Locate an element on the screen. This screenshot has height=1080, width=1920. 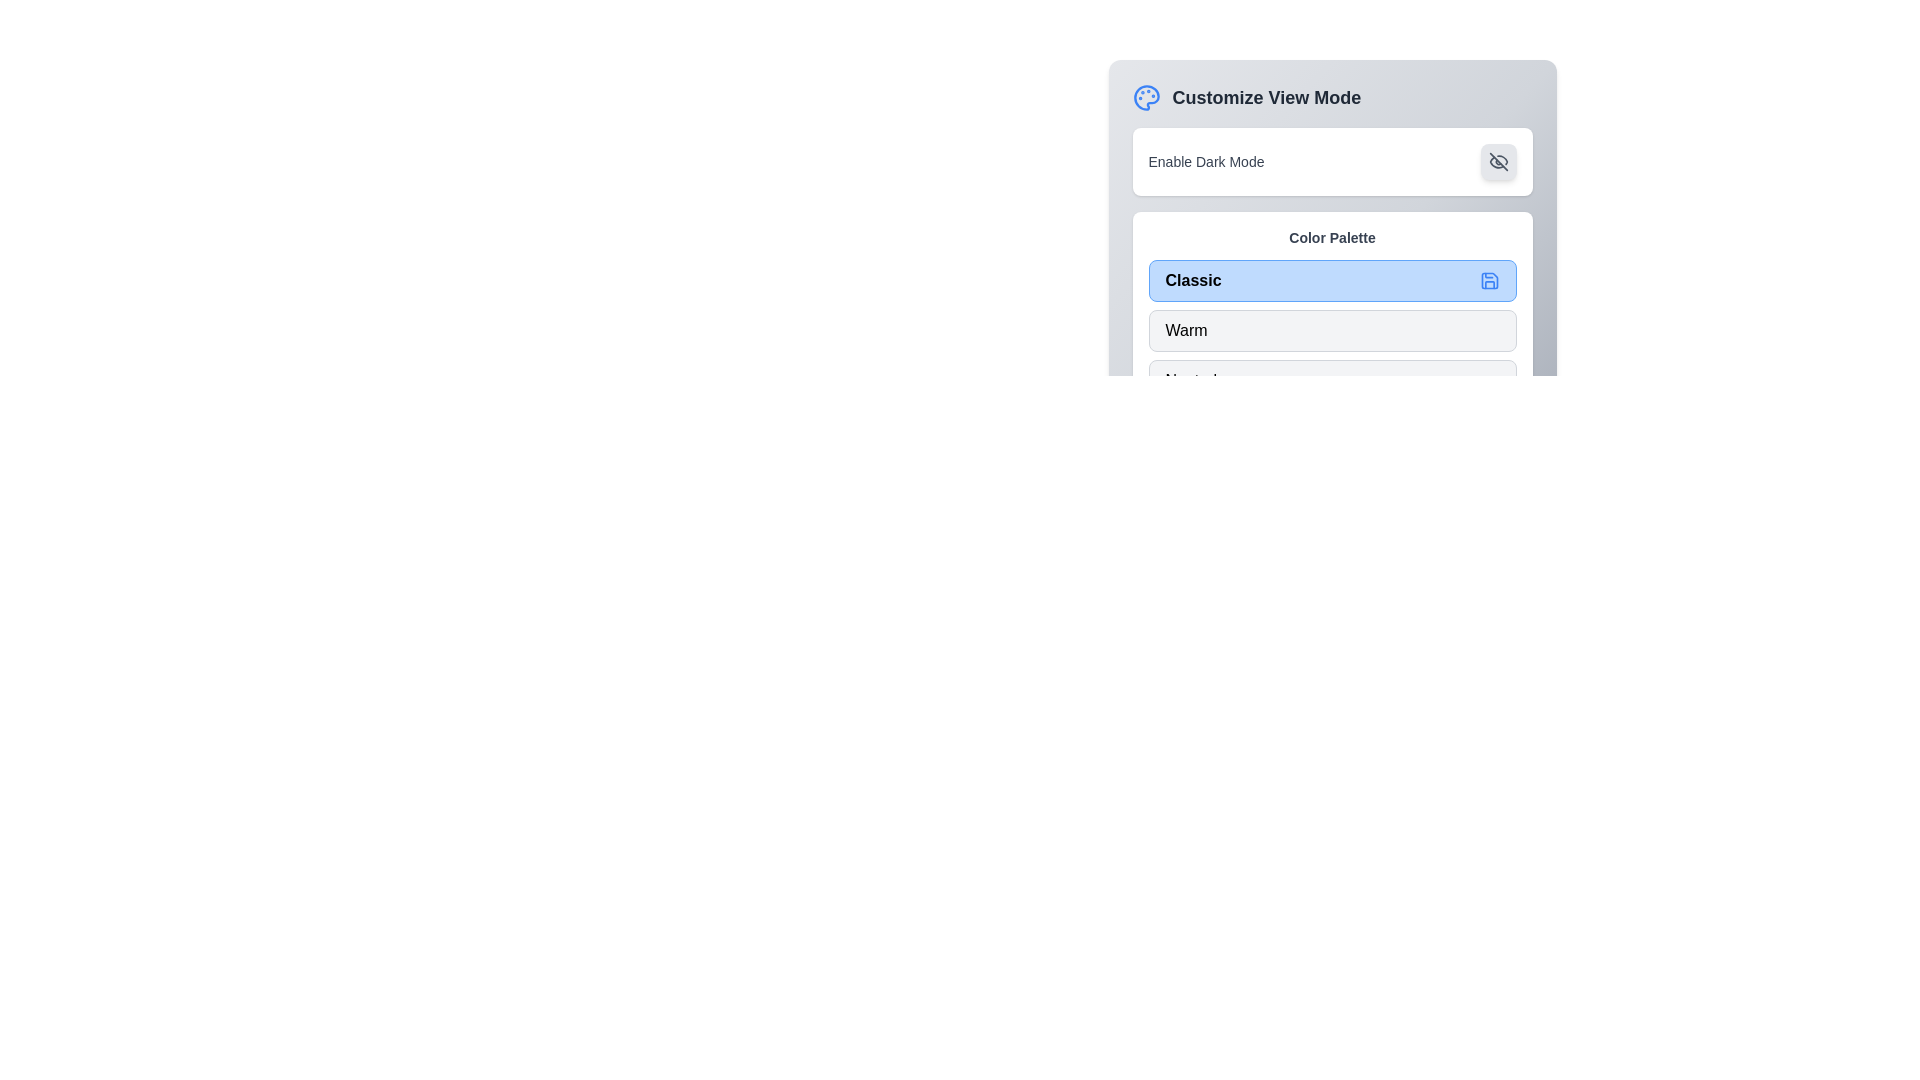
the 'Warm' theme button, which is the second button in a vertical list of theme options, to apply the warm theme settings is located at coordinates (1332, 330).